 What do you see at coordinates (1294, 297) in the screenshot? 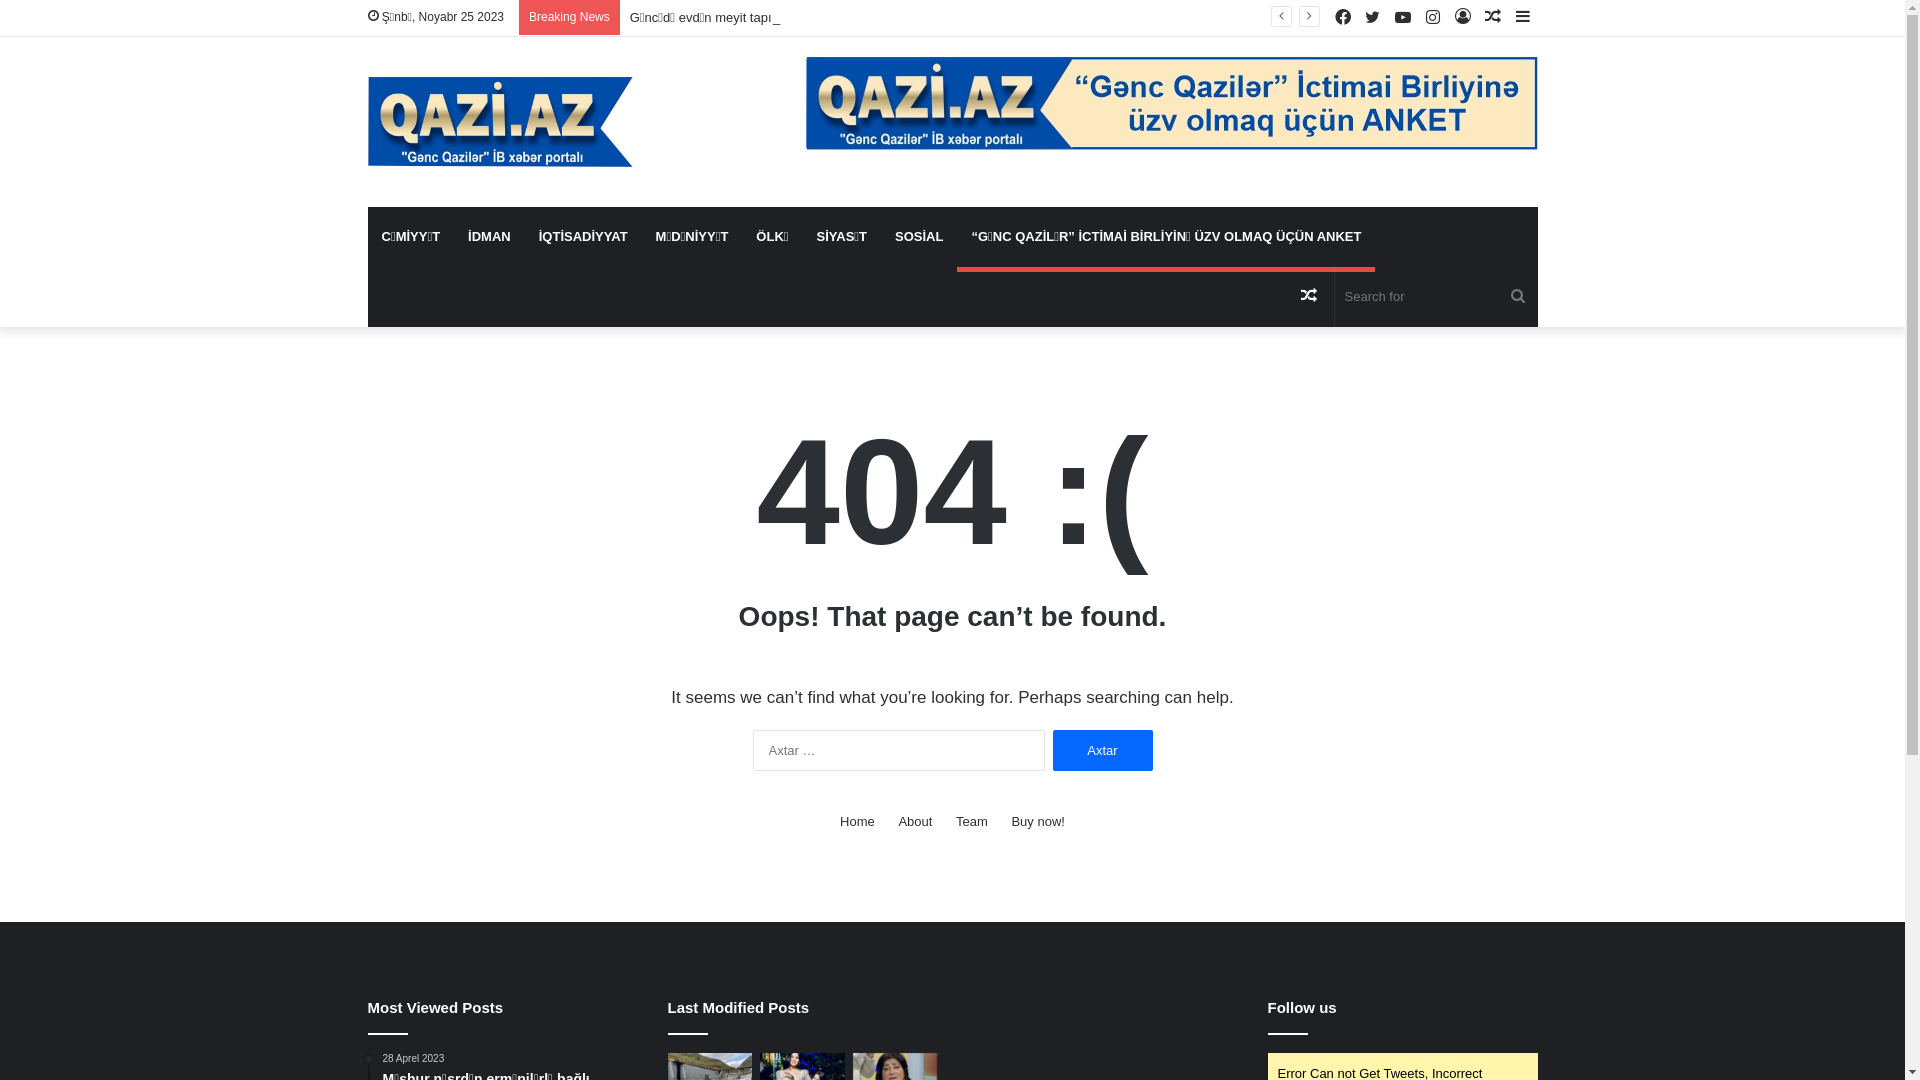
I see `'Random Article'` at bounding box center [1294, 297].